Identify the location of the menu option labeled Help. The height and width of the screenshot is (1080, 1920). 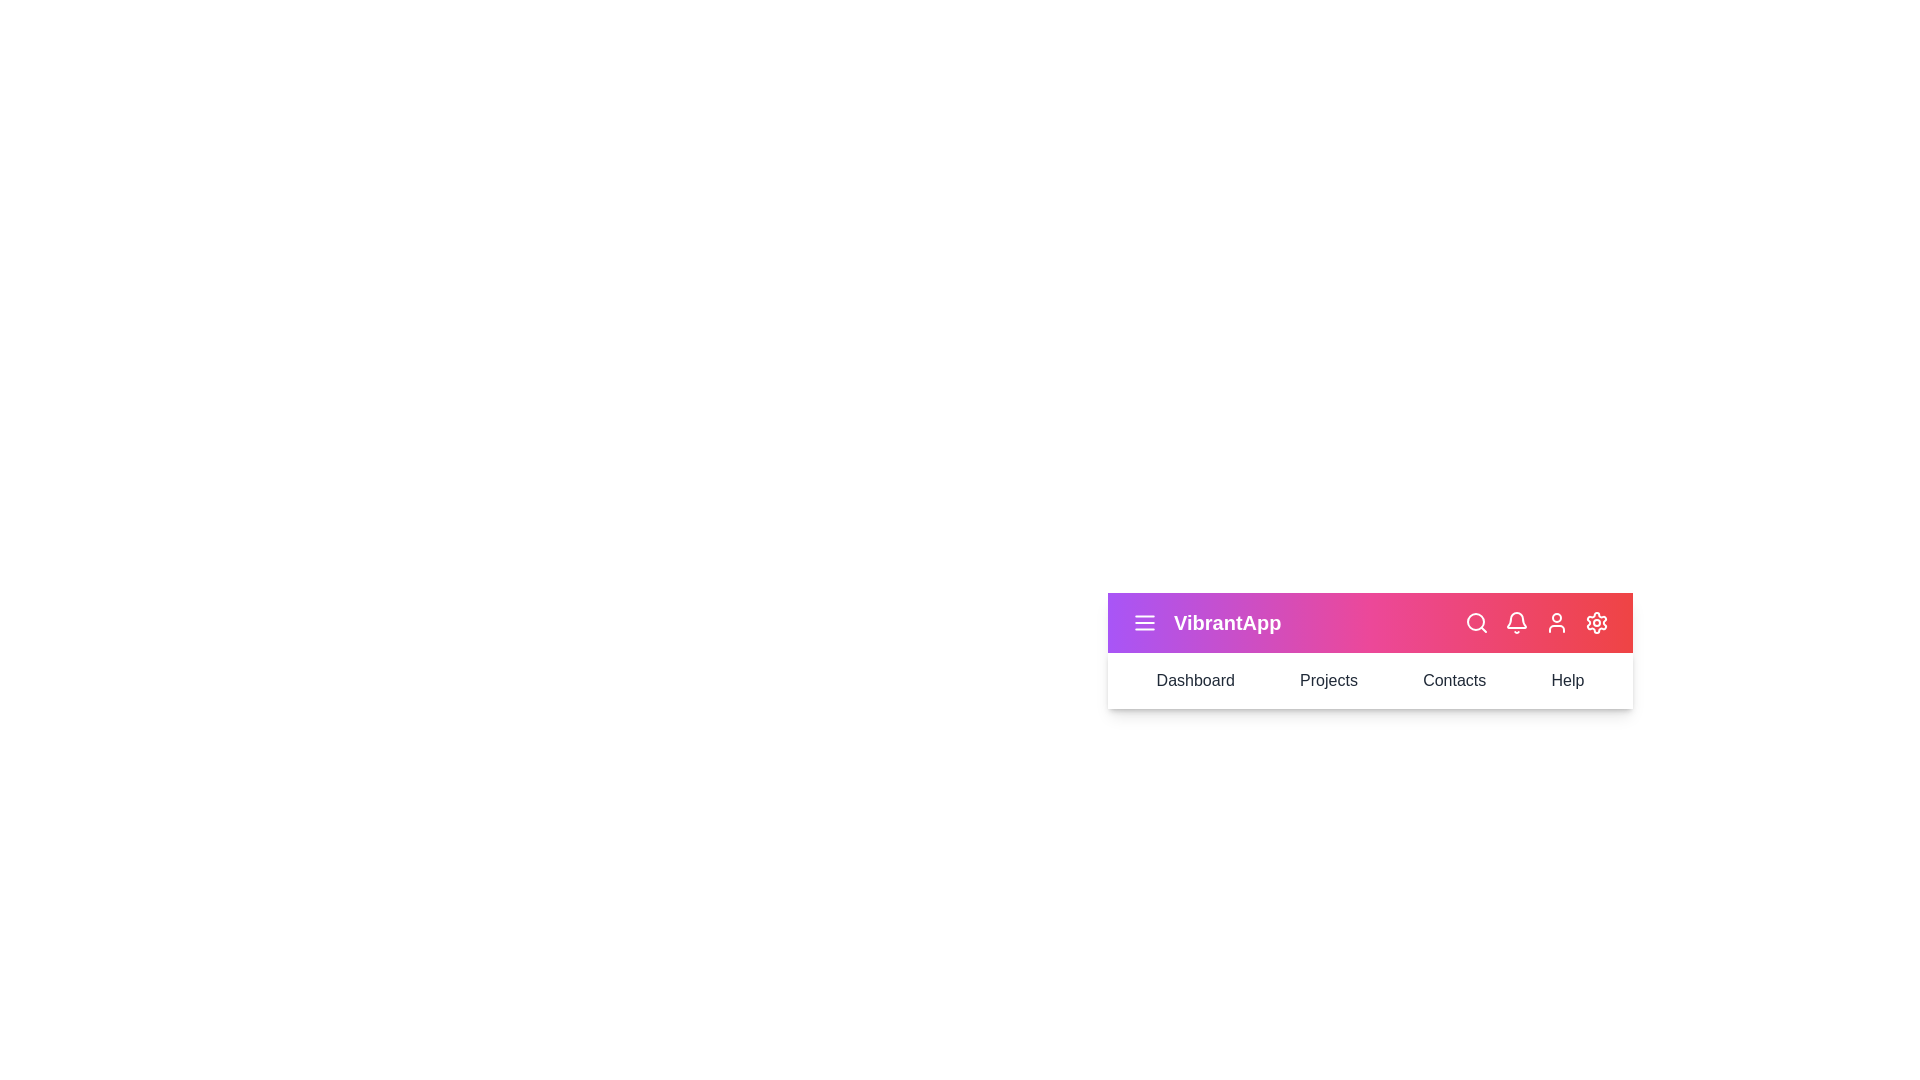
(1566, 680).